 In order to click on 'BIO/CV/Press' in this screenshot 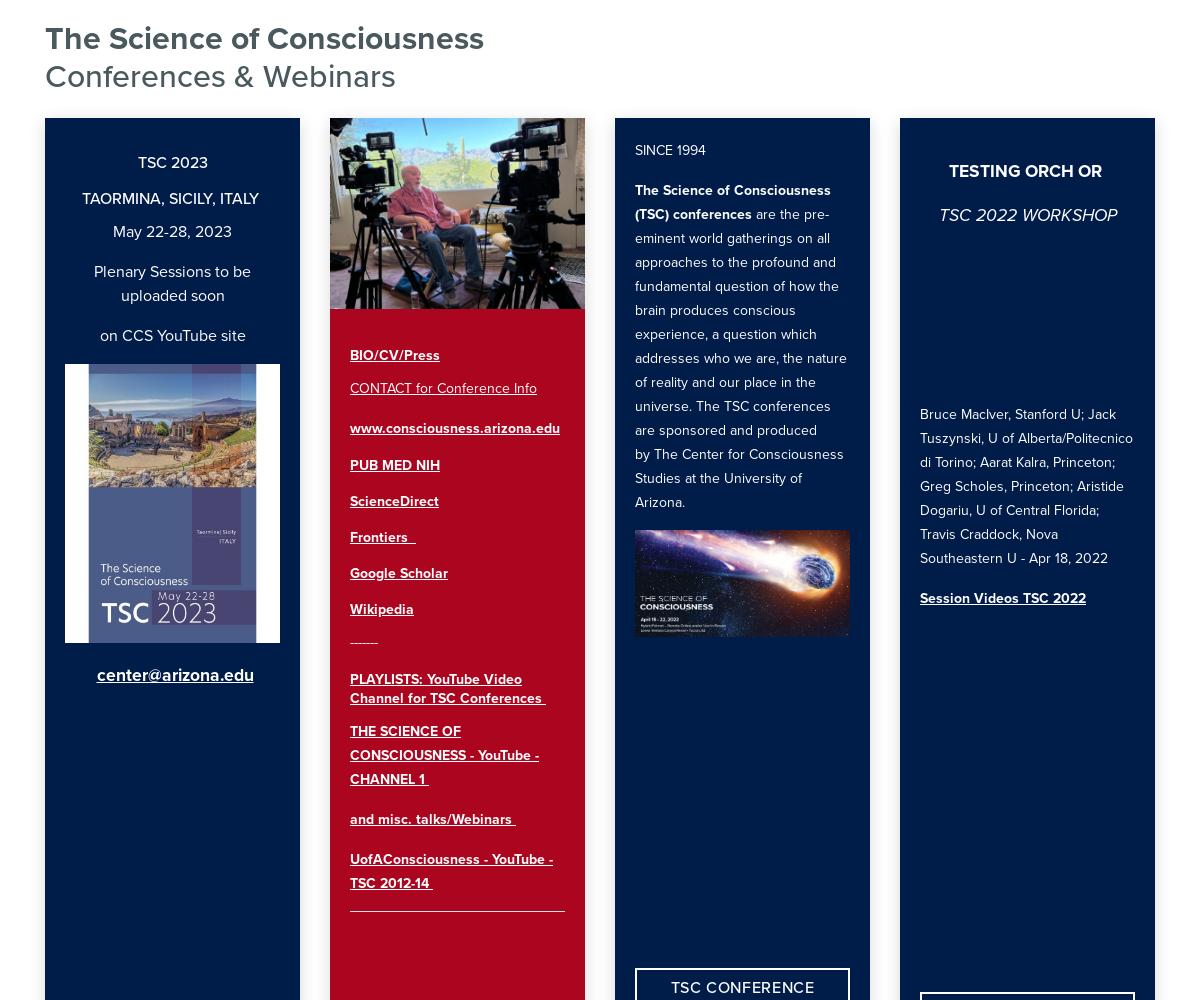, I will do `click(395, 353)`.